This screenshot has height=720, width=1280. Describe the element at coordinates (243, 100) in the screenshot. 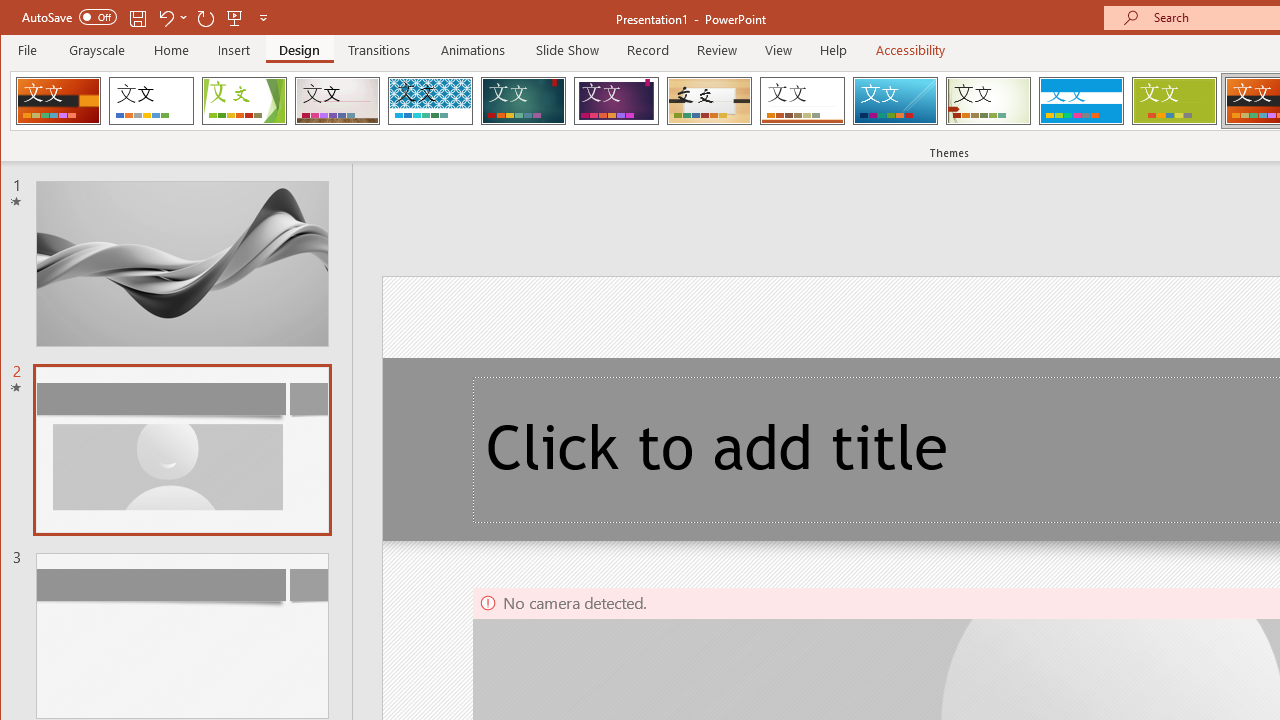

I see `'Facet'` at that location.